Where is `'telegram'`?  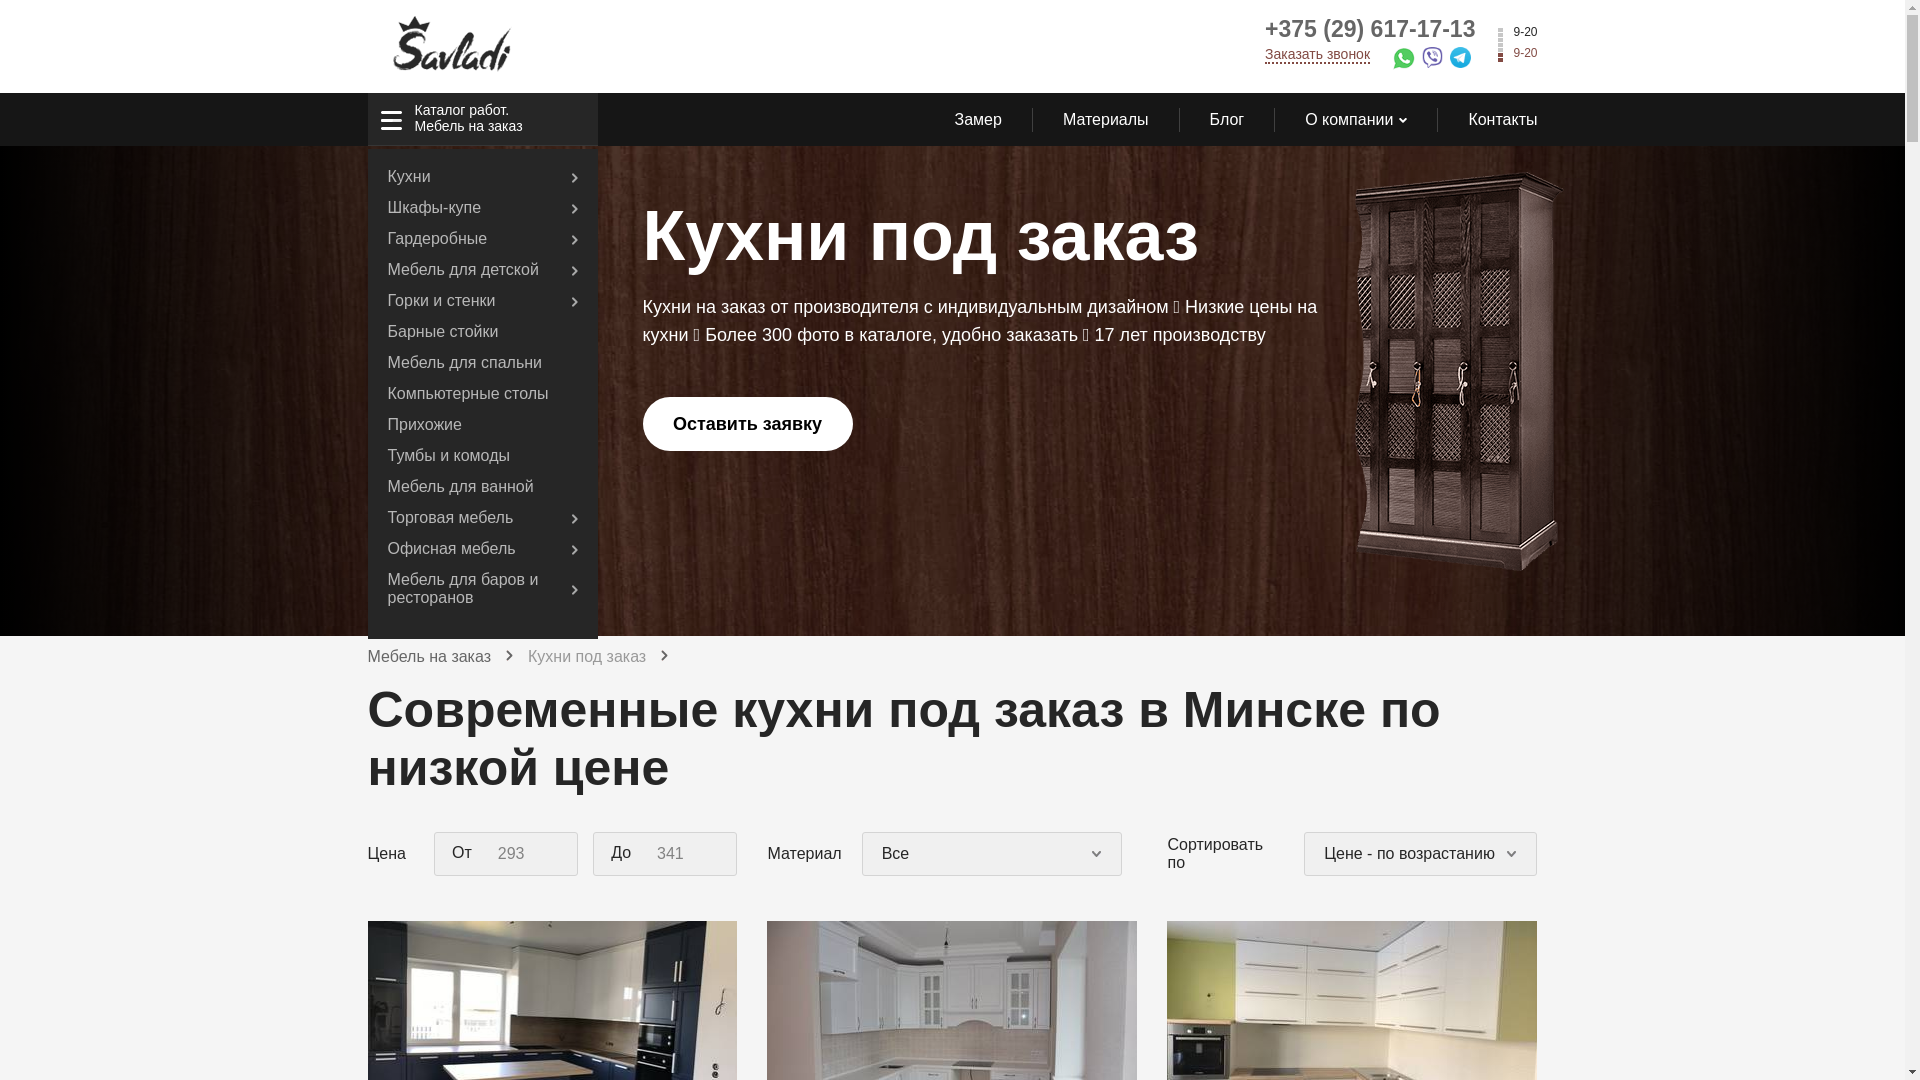 'telegram' is located at coordinates (1465, 60).